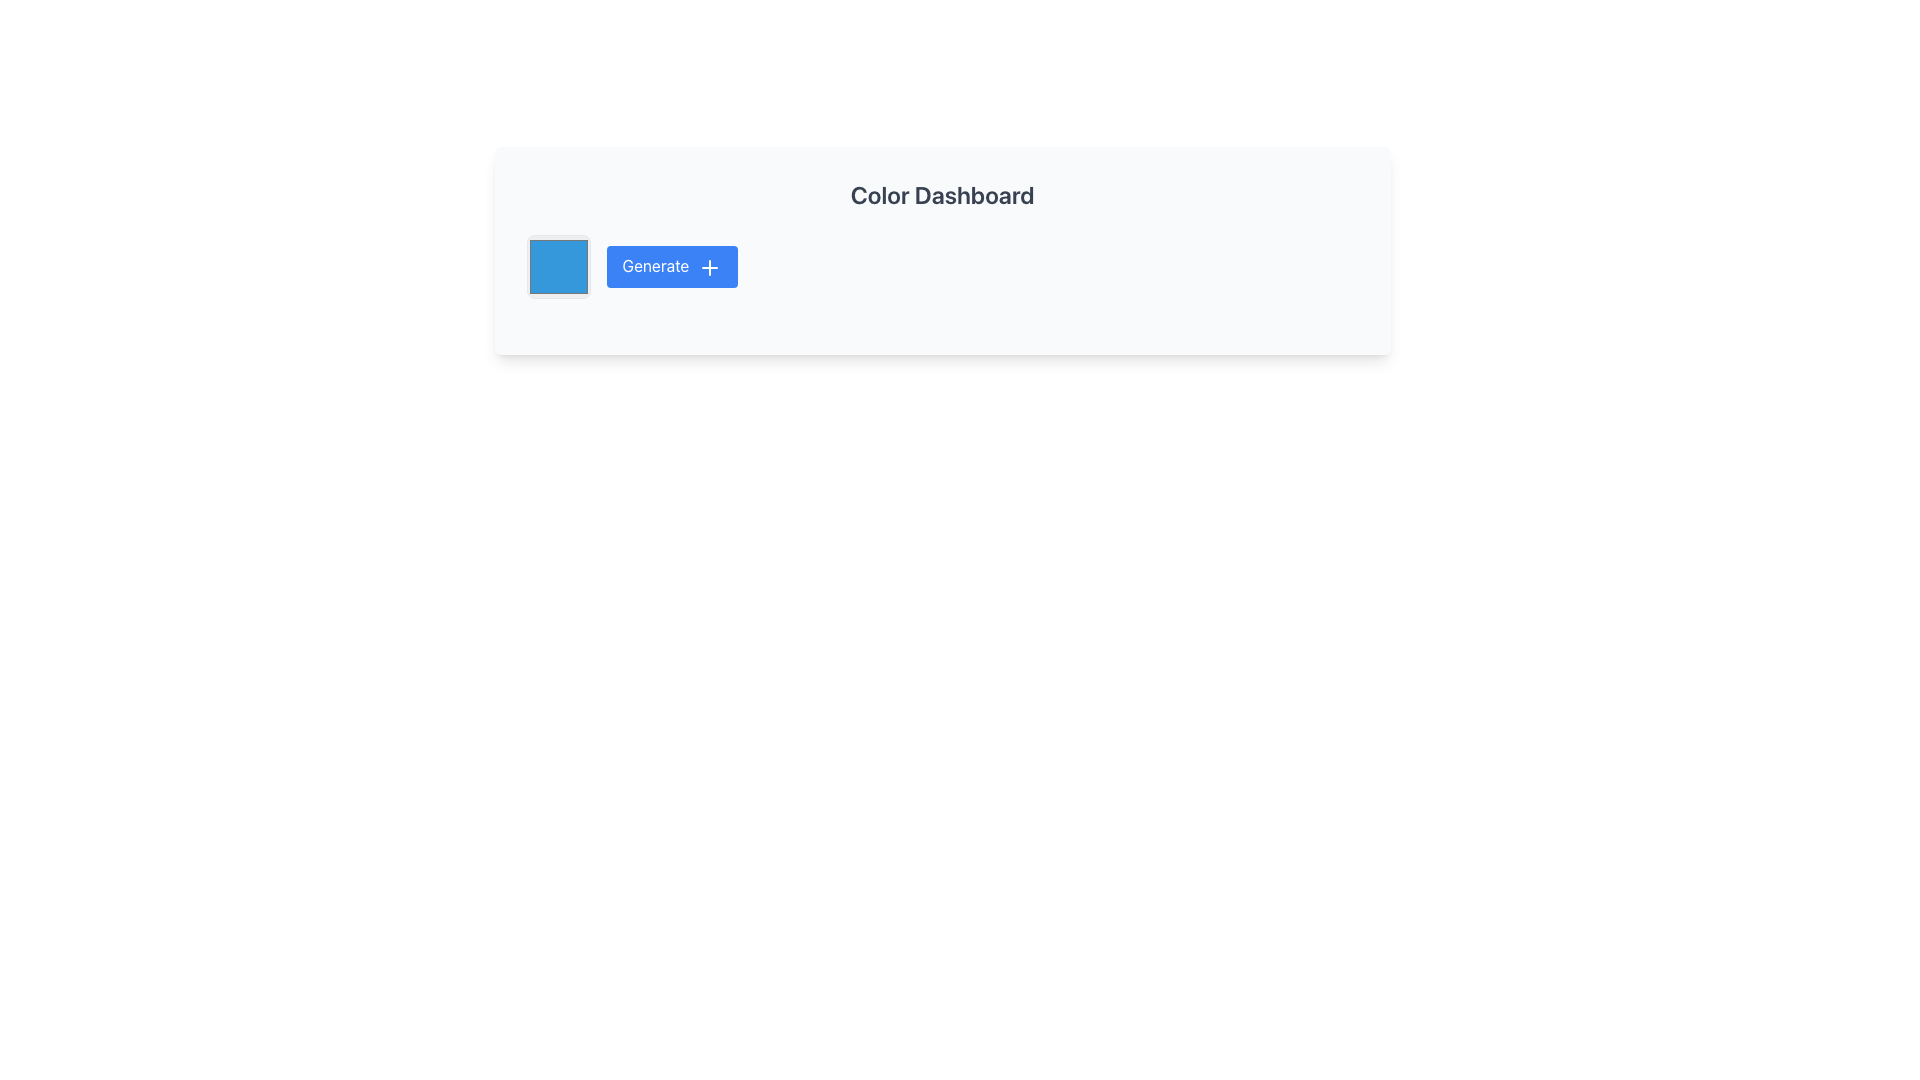 Image resolution: width=1920 pixels, height=1080 pixels. I want to click on the Color Picker element, so click(558, 265).